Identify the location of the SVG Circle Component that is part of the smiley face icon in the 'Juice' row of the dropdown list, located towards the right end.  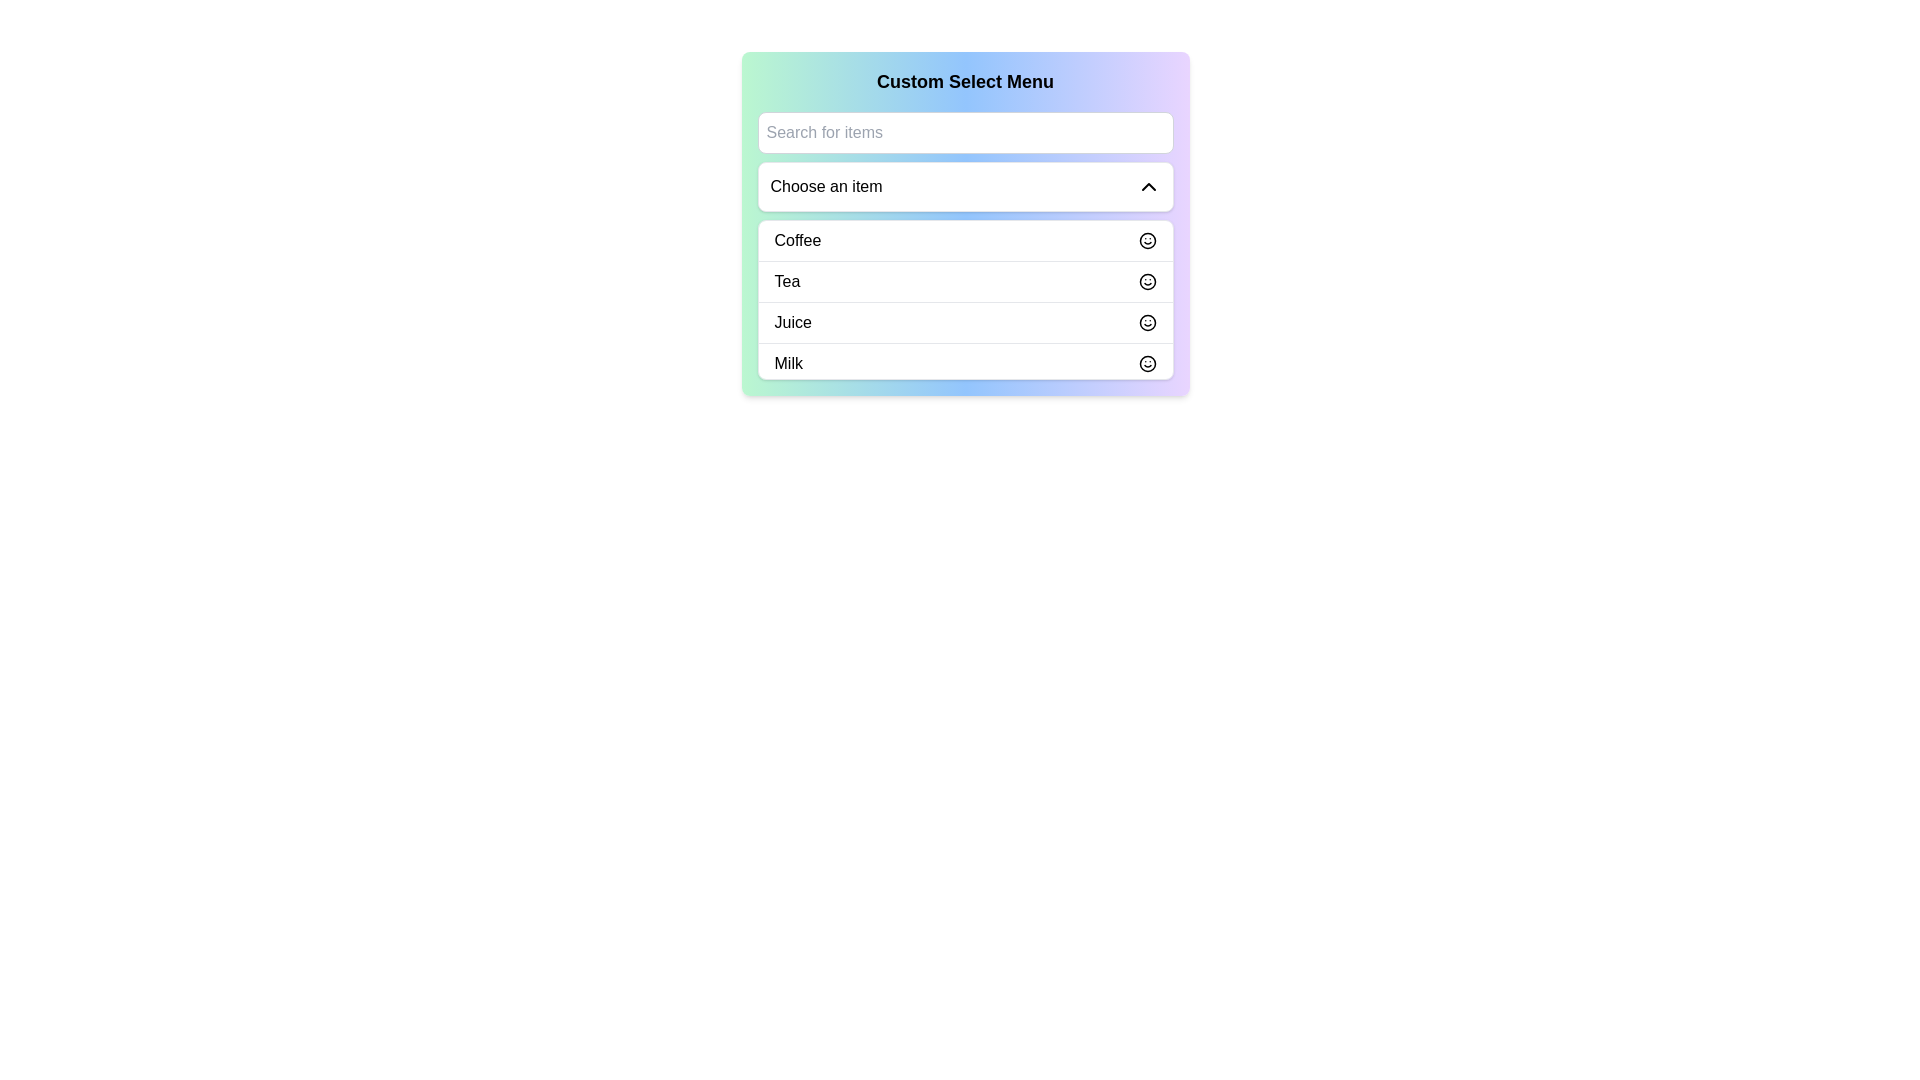
(1147, 322).